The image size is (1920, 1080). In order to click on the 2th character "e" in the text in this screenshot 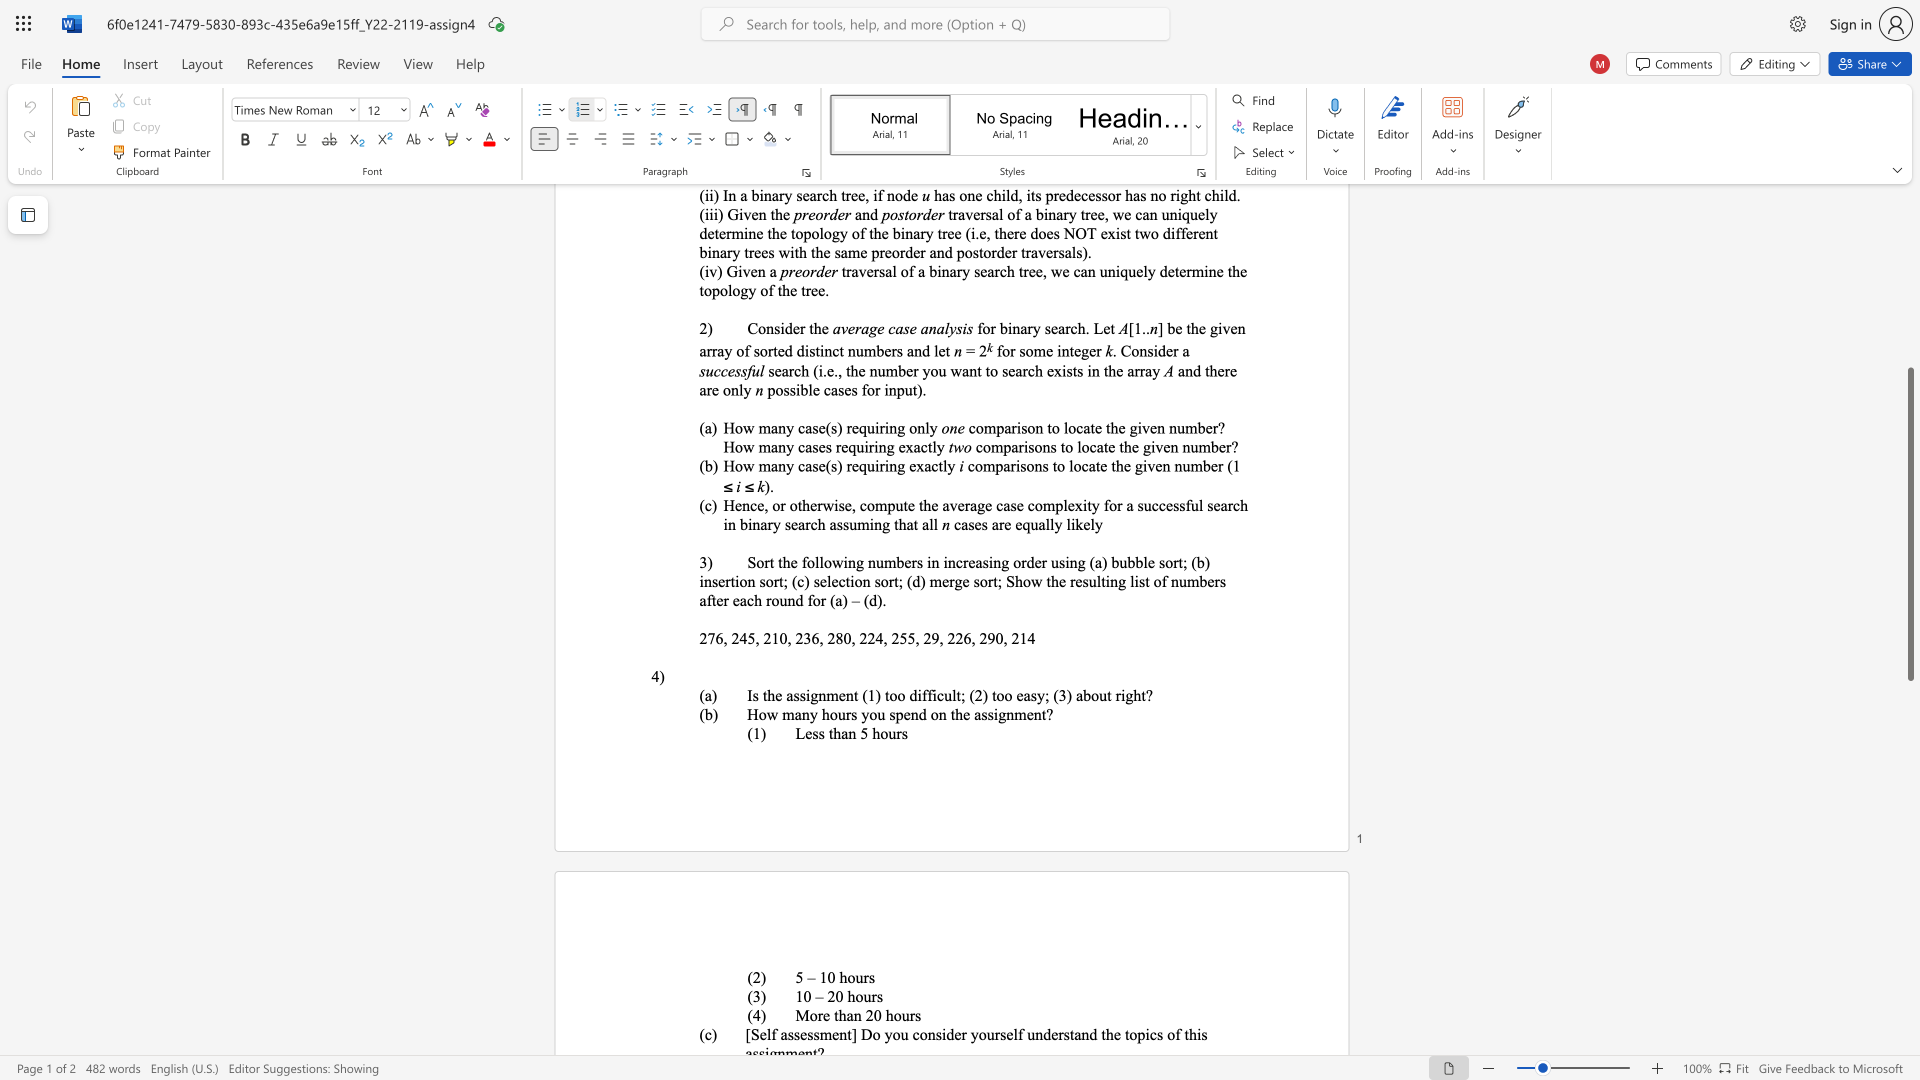, I will do `click(966, 713)`.